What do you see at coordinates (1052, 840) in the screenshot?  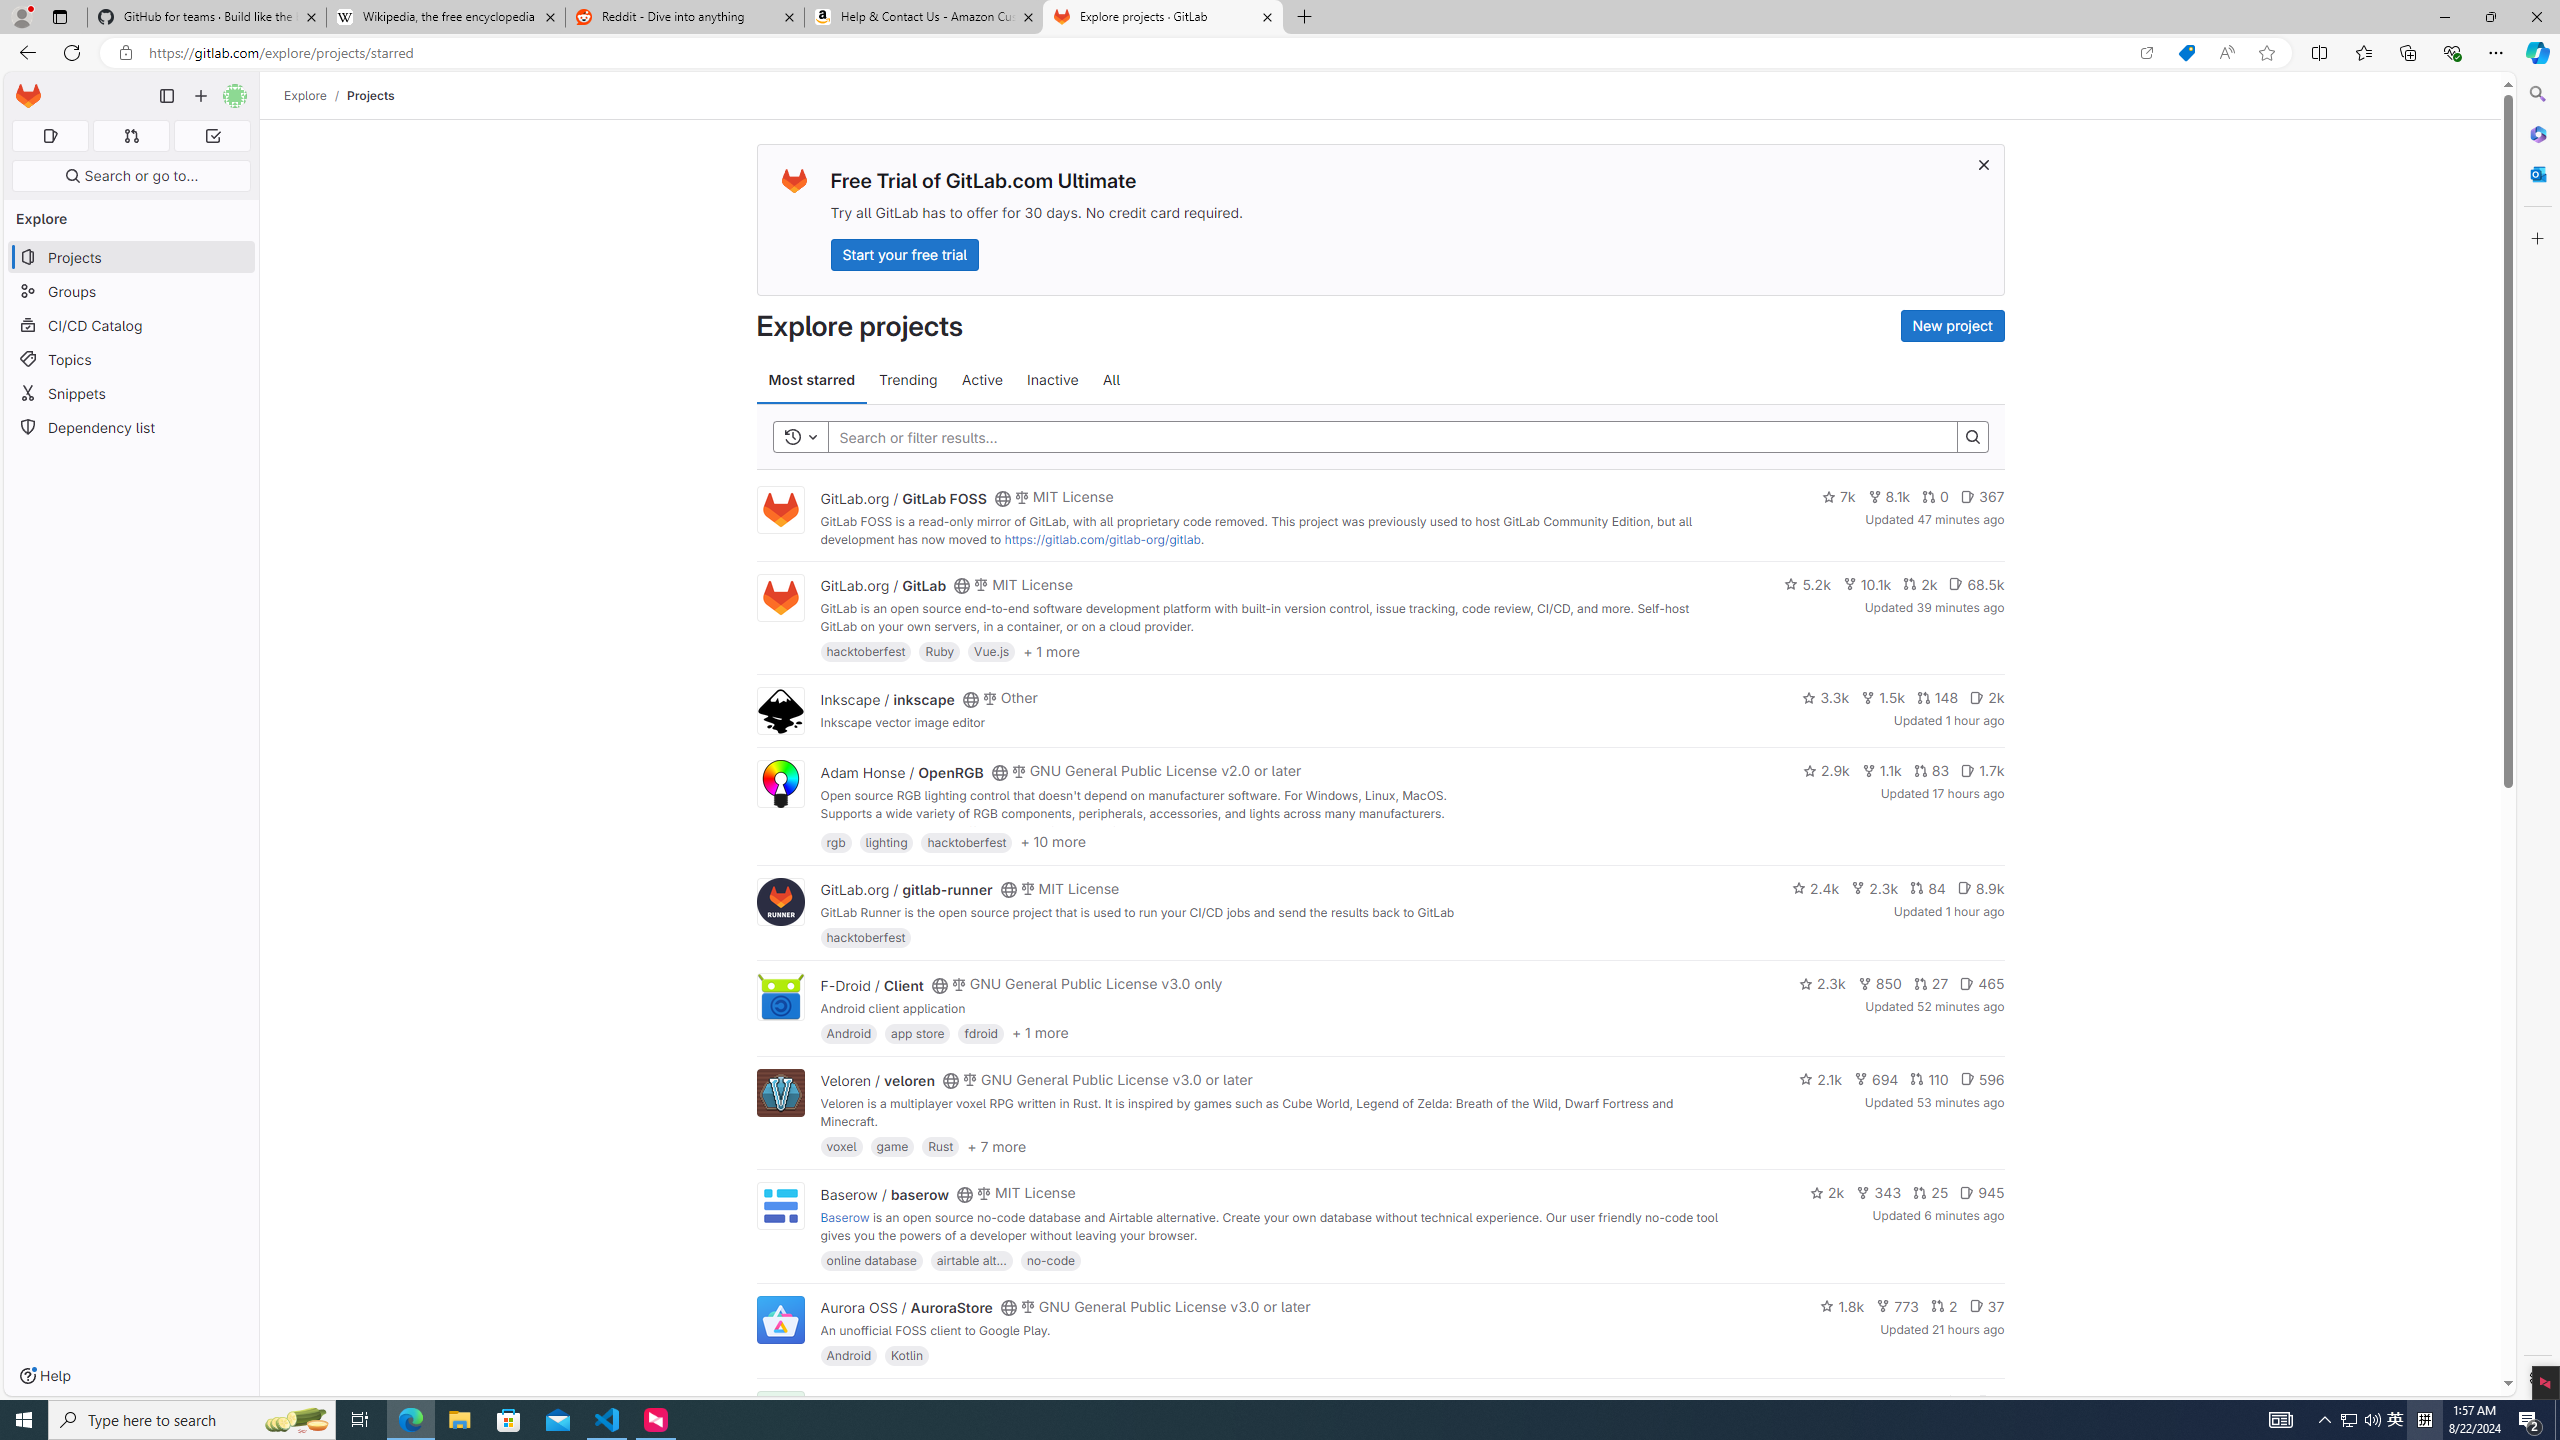 I see `'+ 10 more'` at bounding box center [1052, 840].